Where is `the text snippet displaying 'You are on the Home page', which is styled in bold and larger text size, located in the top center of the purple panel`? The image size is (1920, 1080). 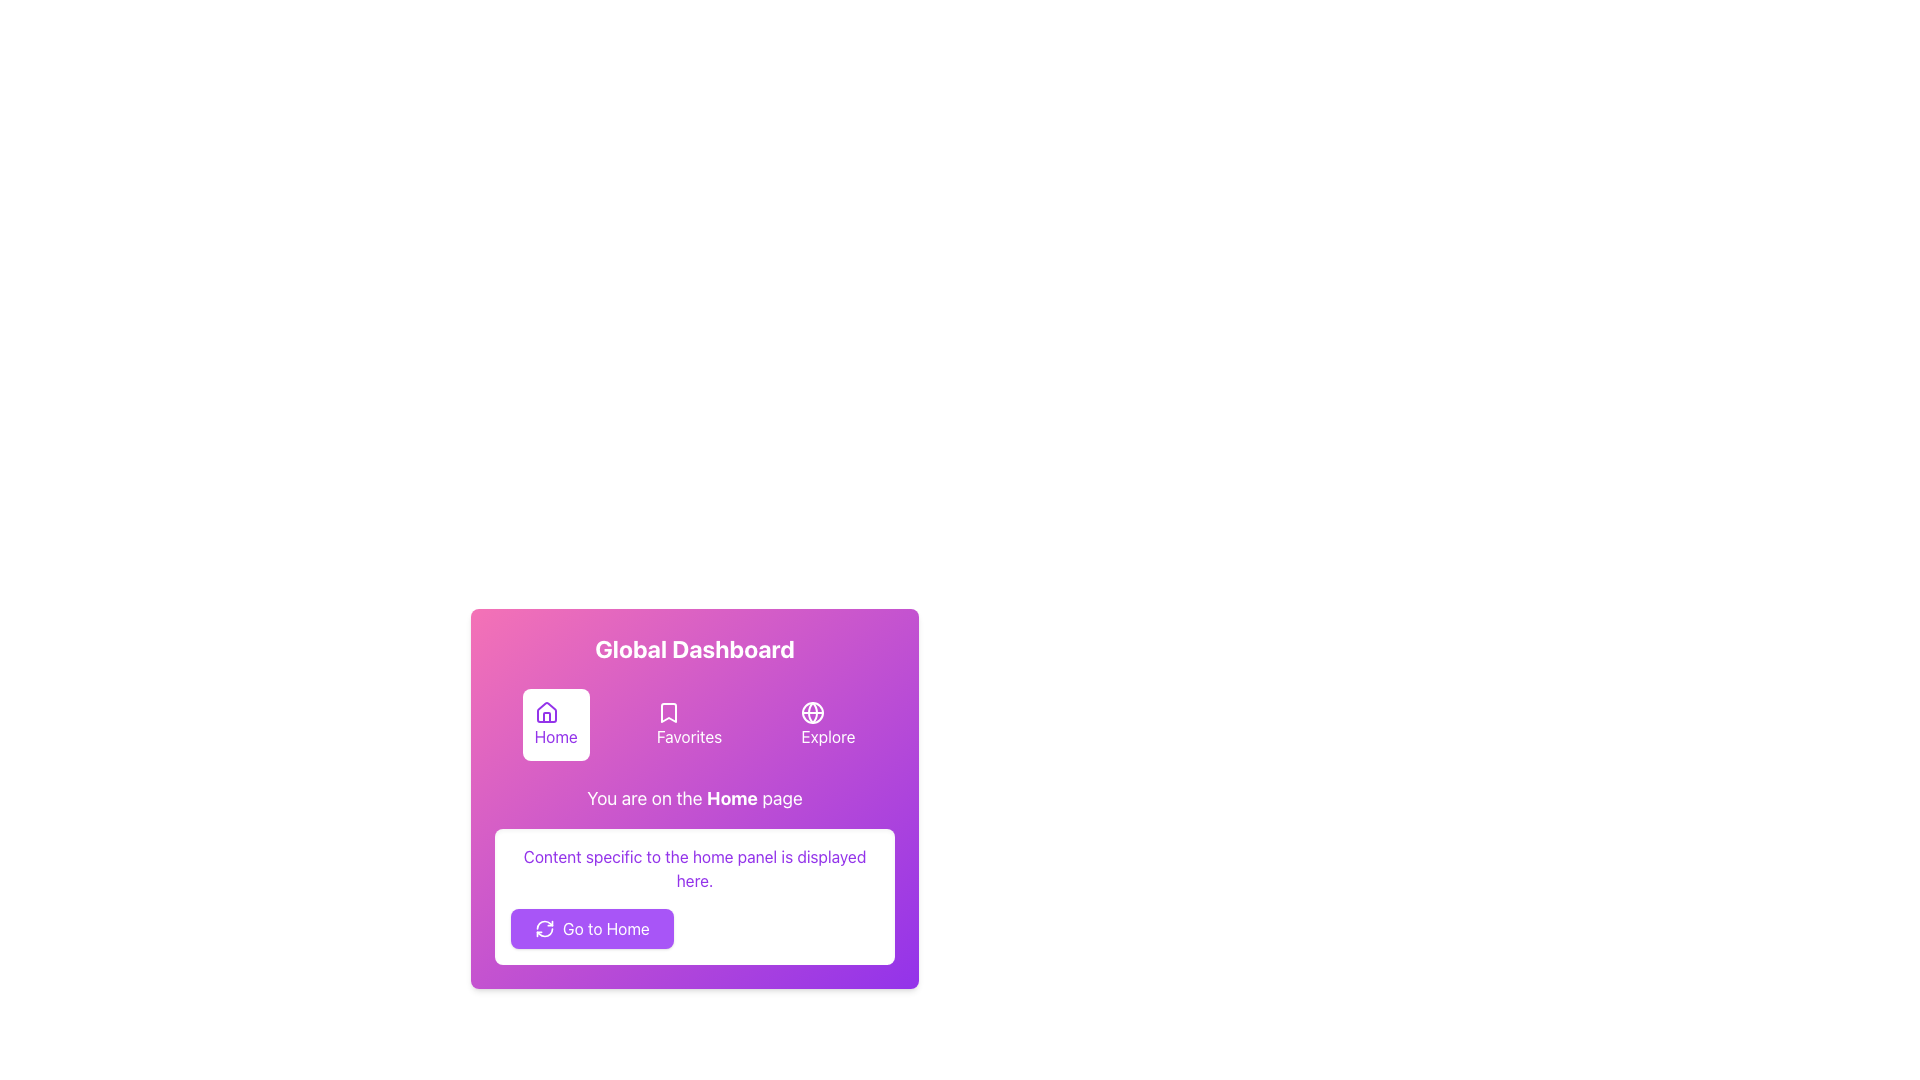
the text snippet displaying 'You are on the Home page', which is styled in bold and larger text size, located in the top center of the purple panel is located at coordinates (695, 797).